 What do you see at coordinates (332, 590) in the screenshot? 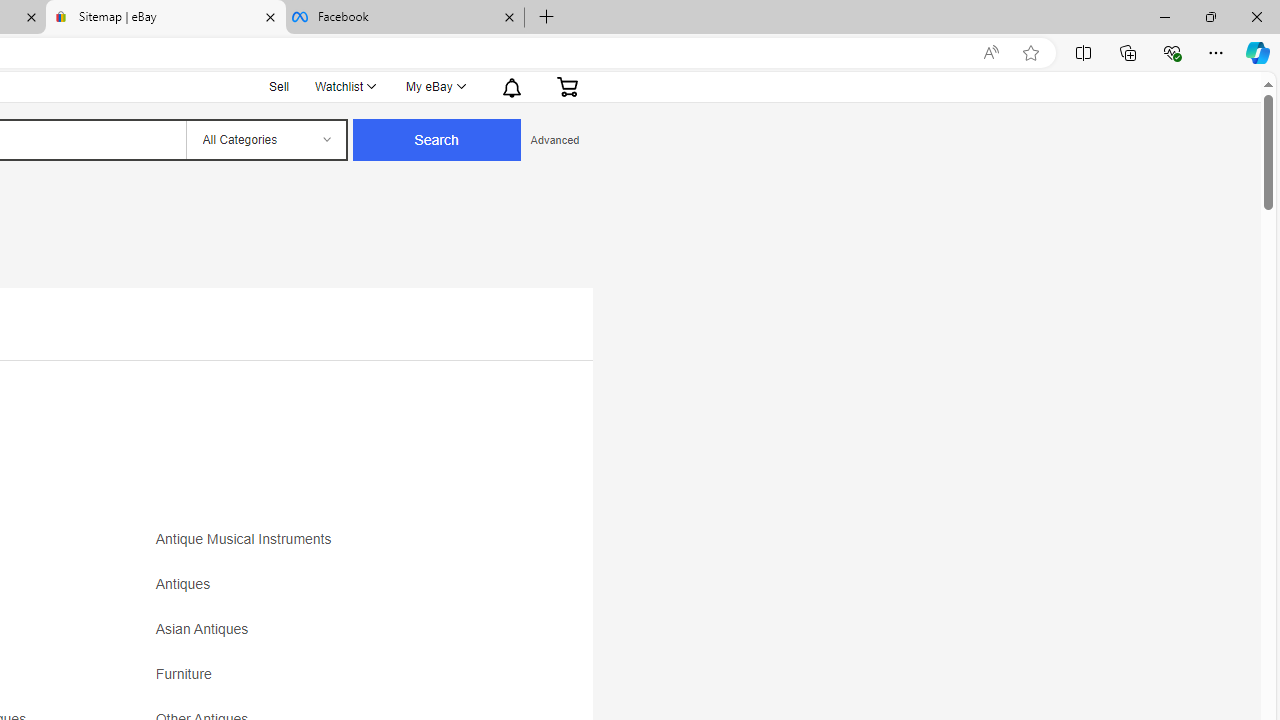
I see `'Antiques'` at bounding box center [332, 590].